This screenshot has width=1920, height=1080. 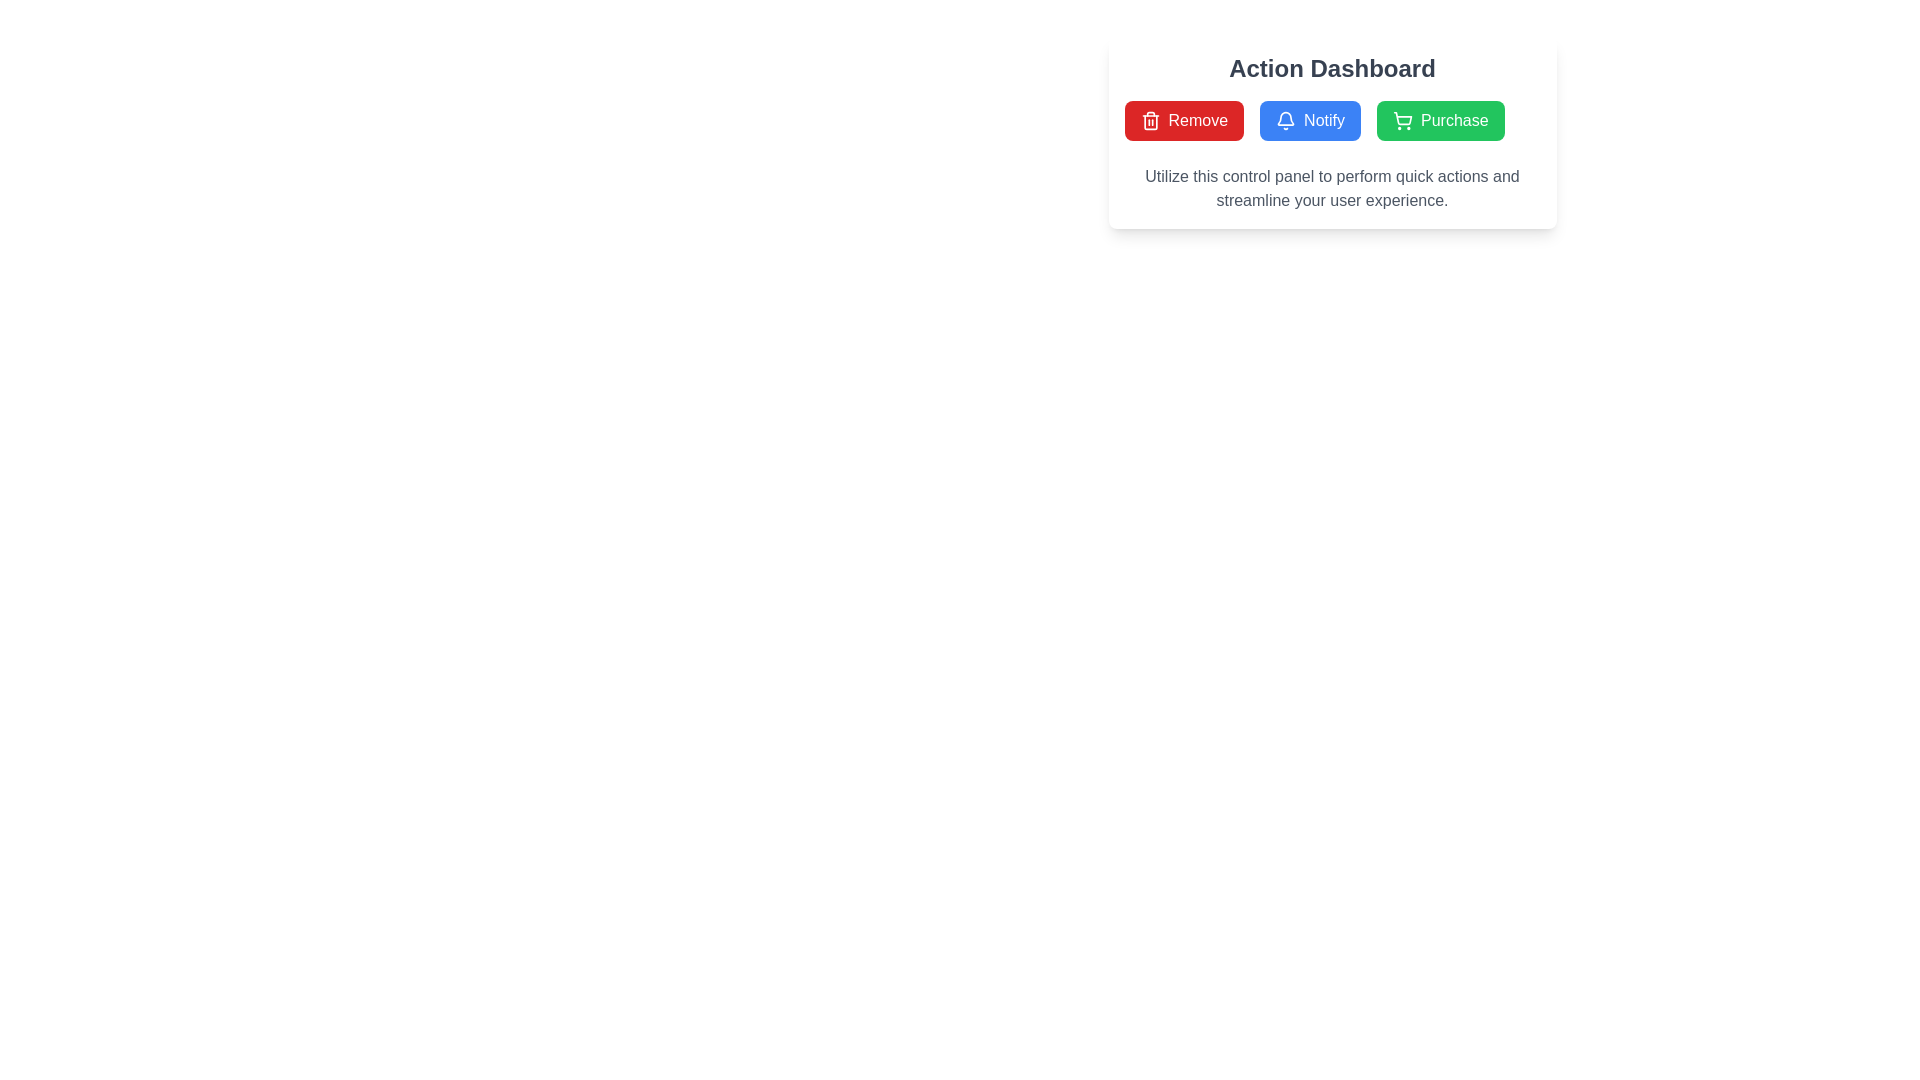 I want to click on the bell-shaped notification icon in the 'Action Dashboard' control panel to use it as a visual cue, so click(x=1286, y=118).